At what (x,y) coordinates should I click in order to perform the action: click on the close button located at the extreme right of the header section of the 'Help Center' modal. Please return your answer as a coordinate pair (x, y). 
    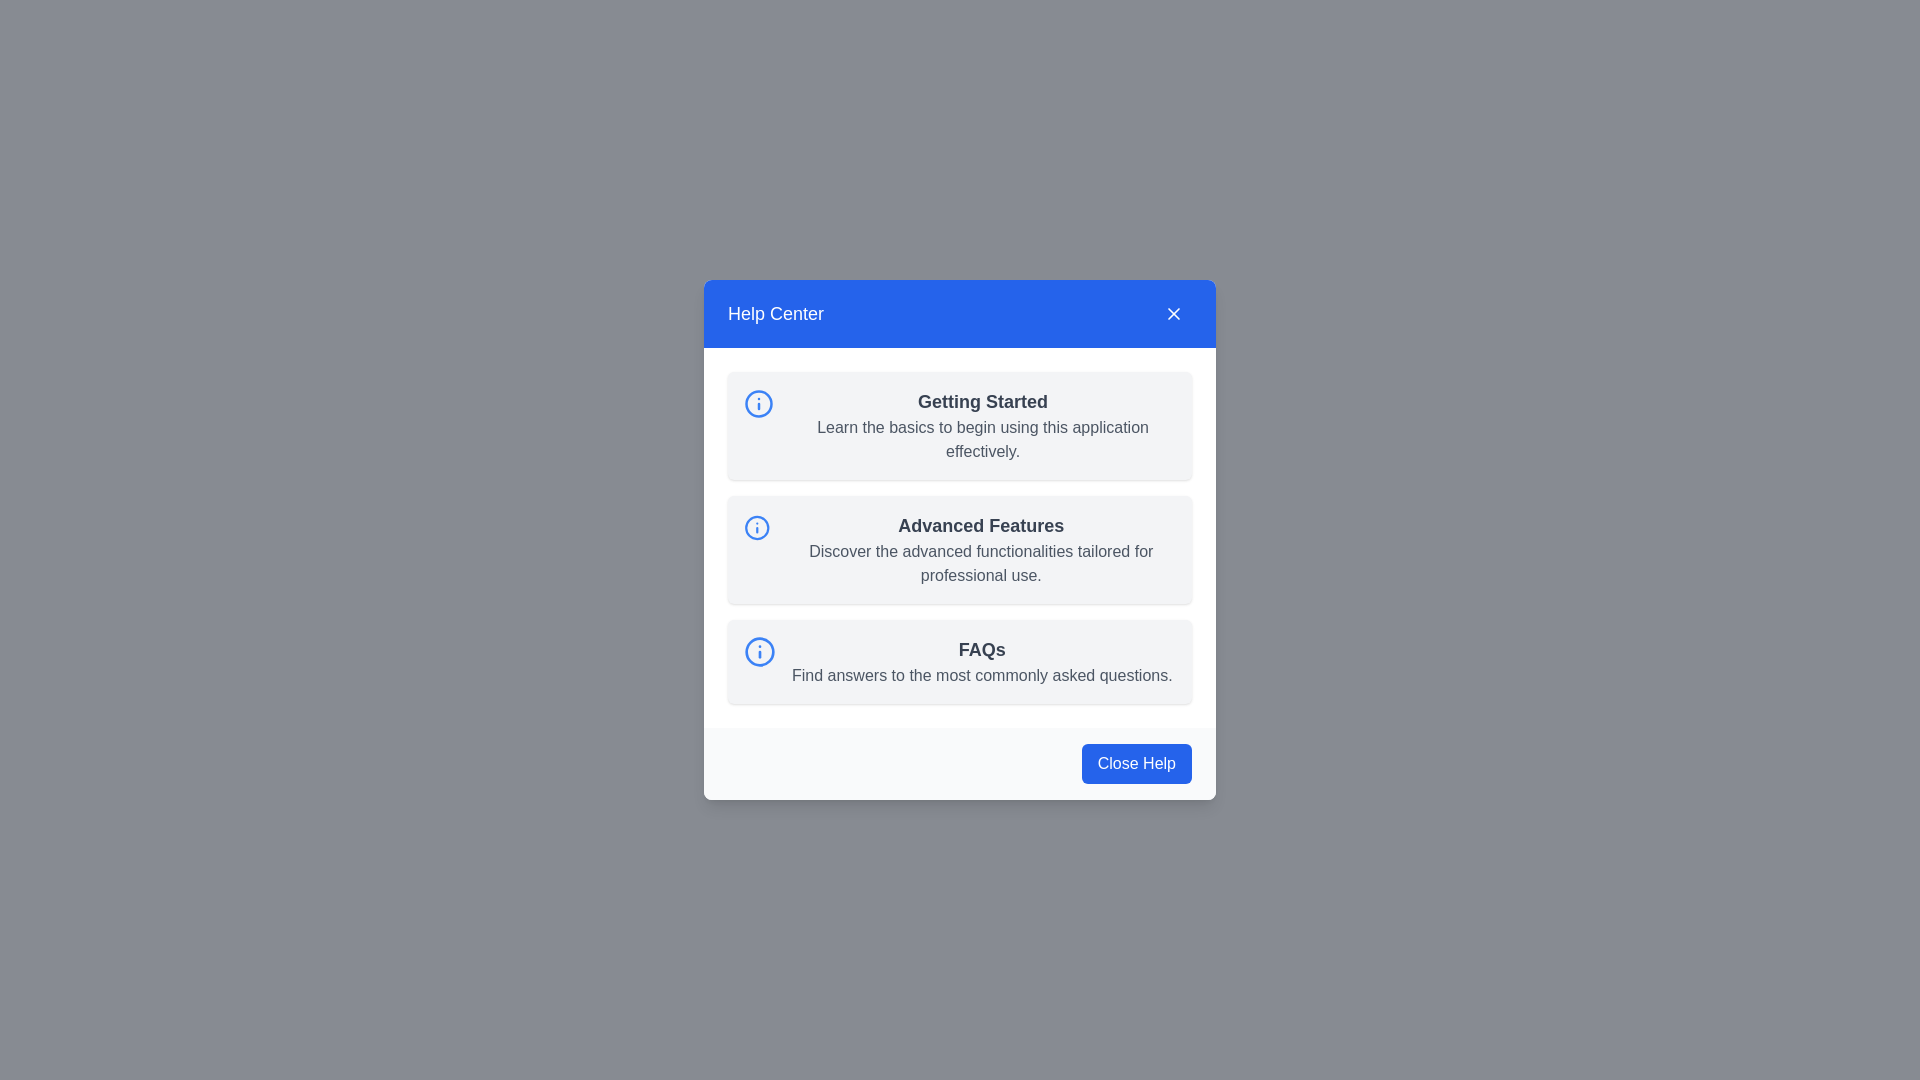
    Looking at the image, I should click on (1174, 313).